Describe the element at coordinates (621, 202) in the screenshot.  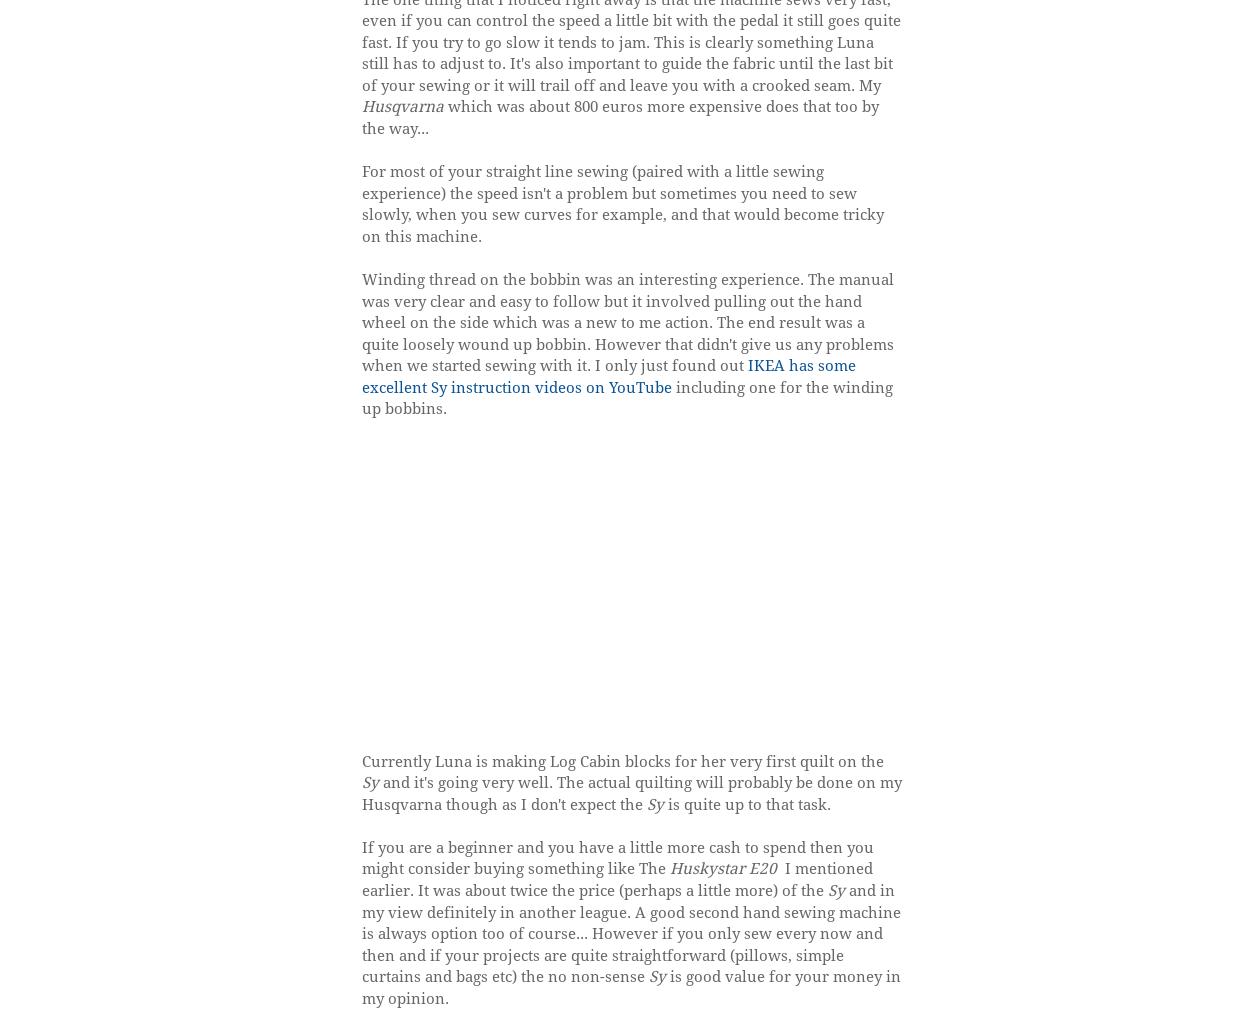
I see `'For most of your straight line sewing (paired with a little sewing experience) the speed isn't a problem but sometimes you need to sew slowly, when you sew curves for example, and that would become tricky on this machine.'` at that location.